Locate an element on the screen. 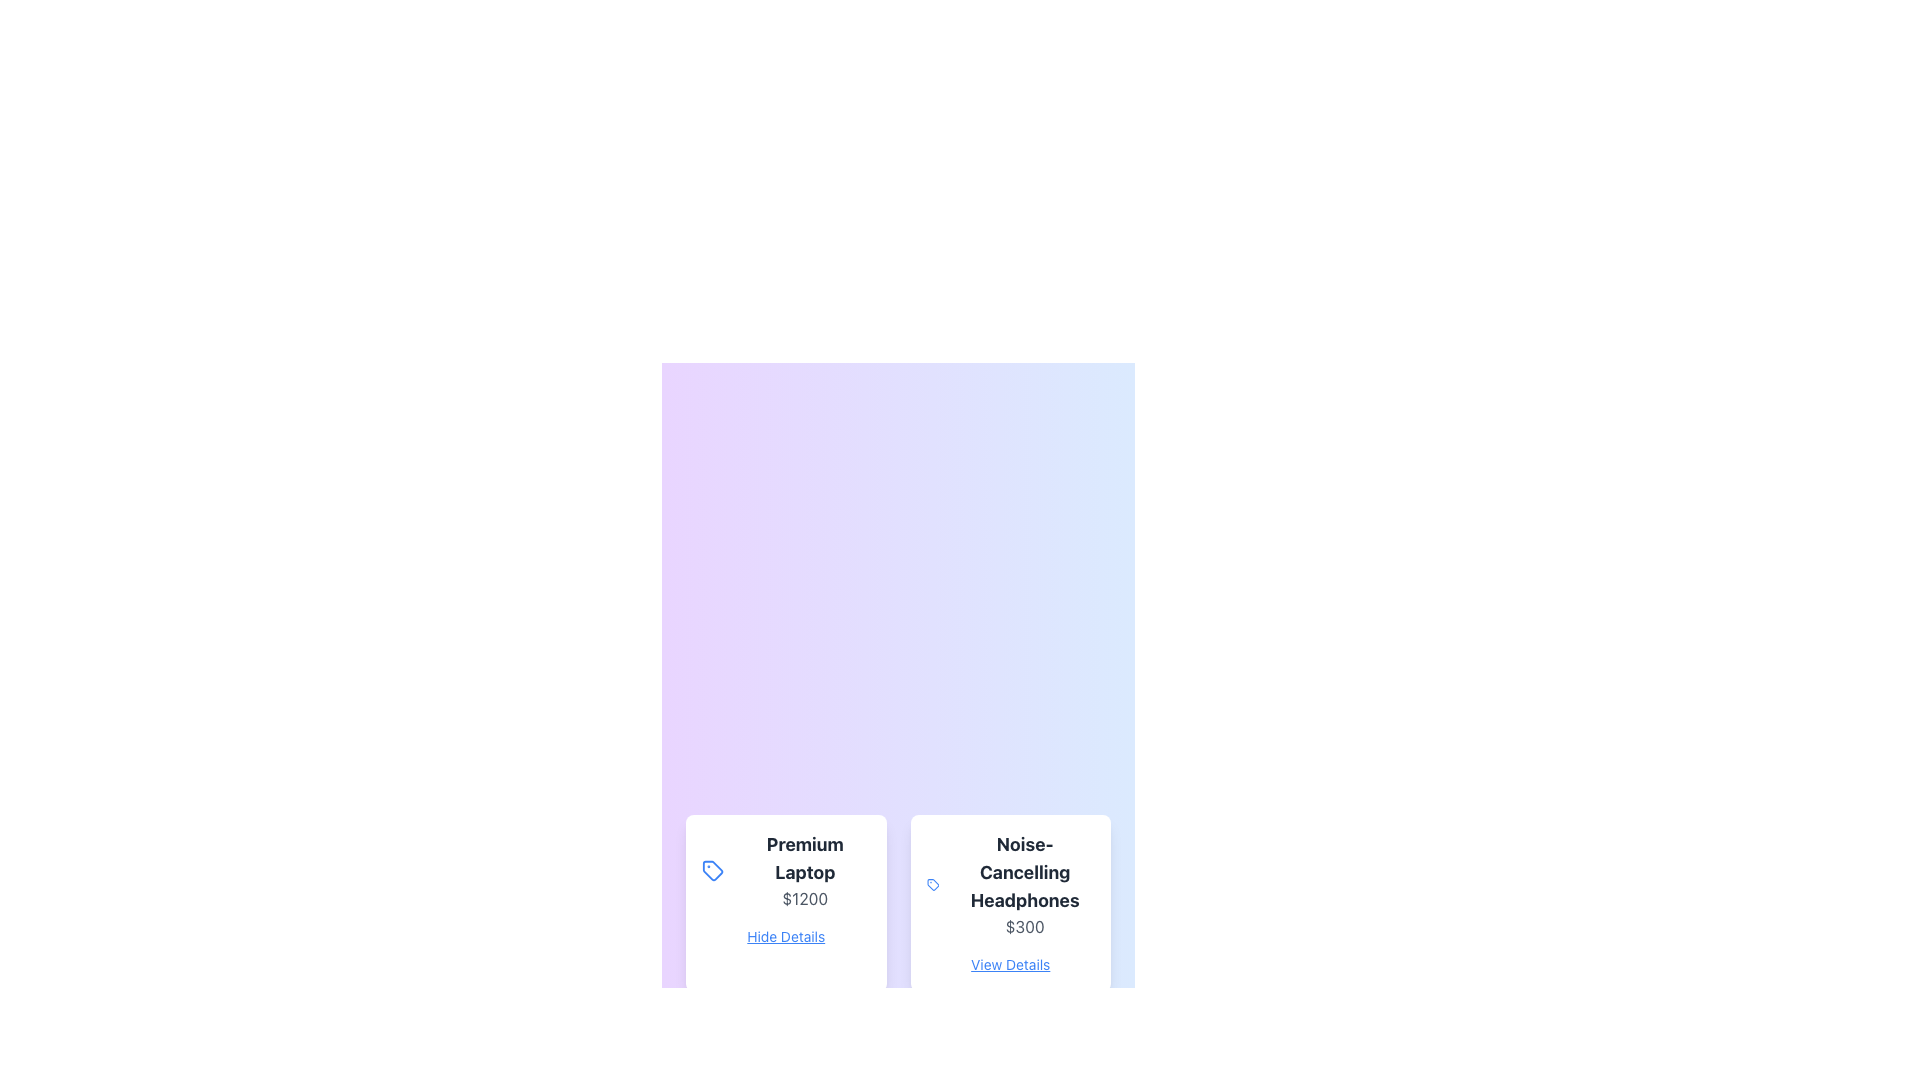 This screenshot has height=1080, width=1920. the text label displaying the price '$300', which is positioned below the 'Noise-Cancelling Headphones' text in the information card is located at coordinates (1025, 926).